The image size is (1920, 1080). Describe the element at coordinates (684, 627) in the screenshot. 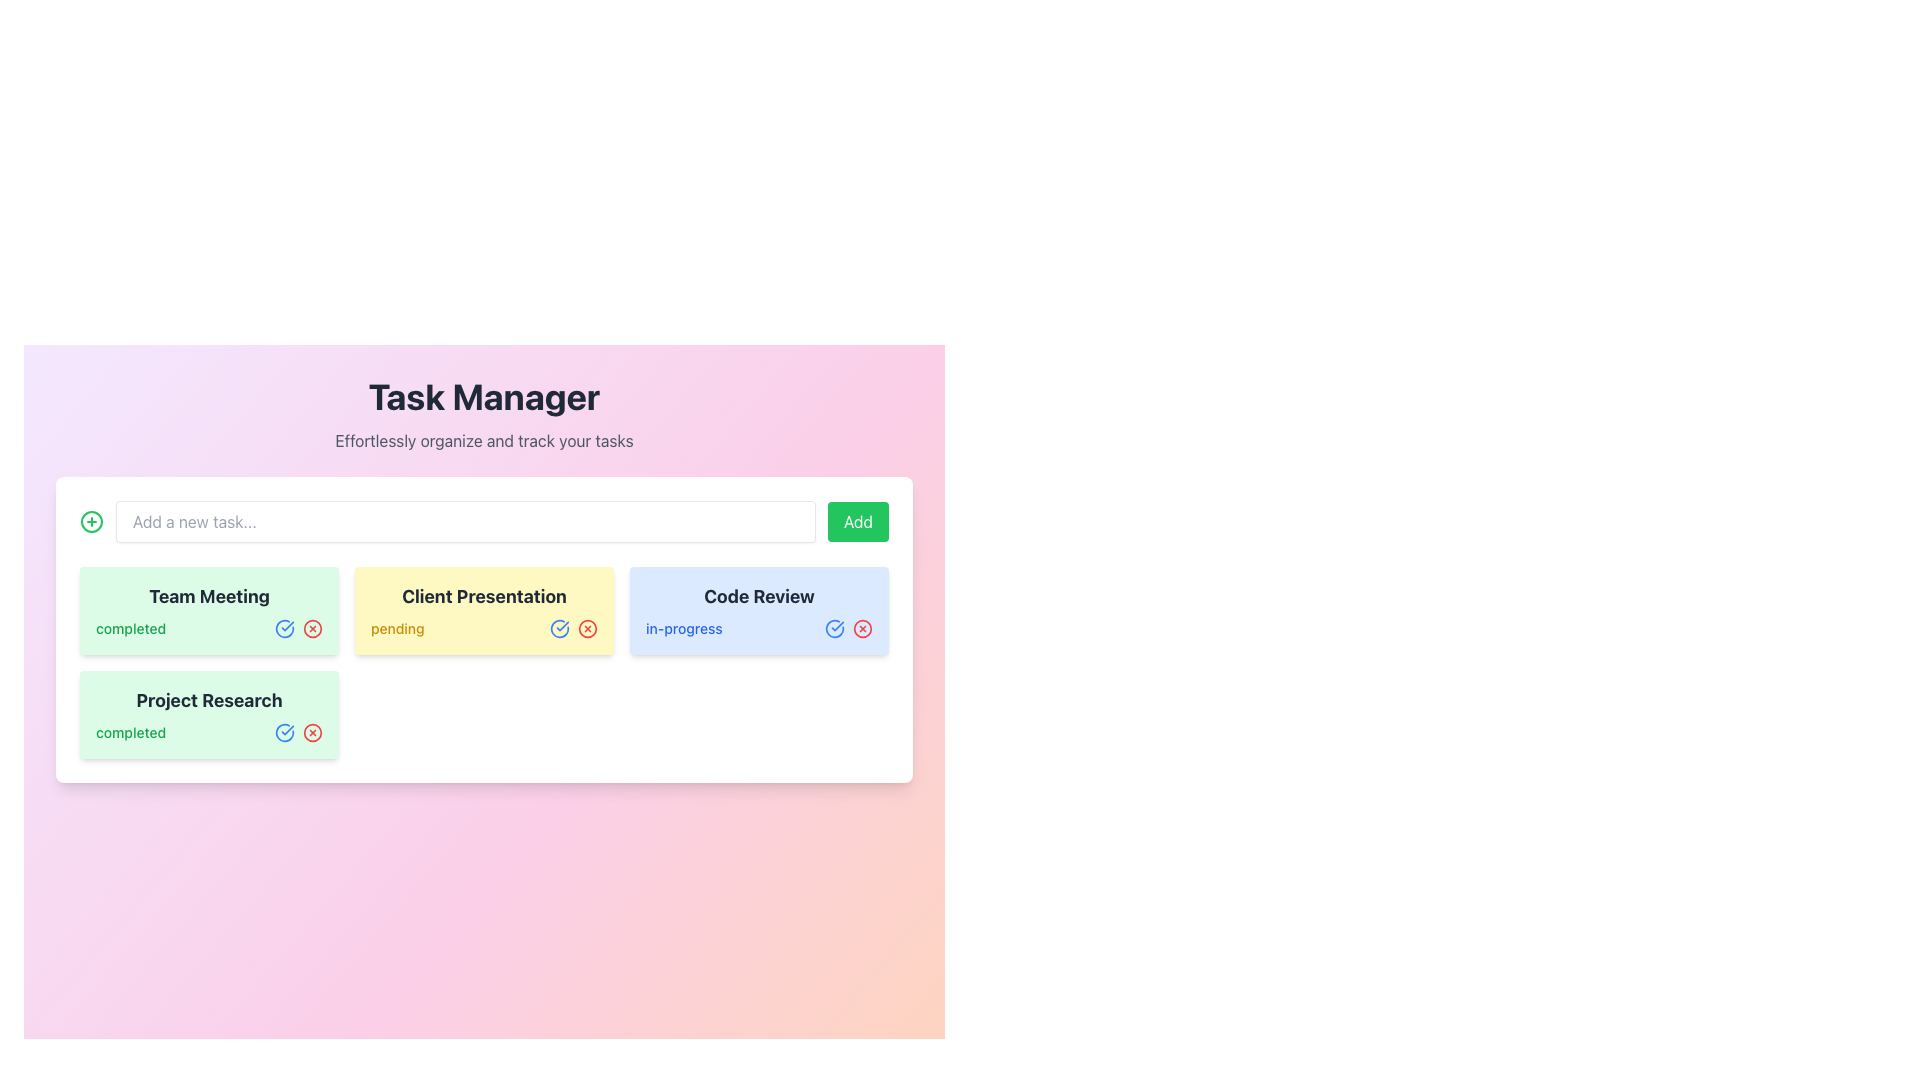

I see `the text label displaying 'in-progress' in blue font, which is positioned within the 'Code Review' card on the right side of the card, to the left of the checkmark and cross icons` at that location.